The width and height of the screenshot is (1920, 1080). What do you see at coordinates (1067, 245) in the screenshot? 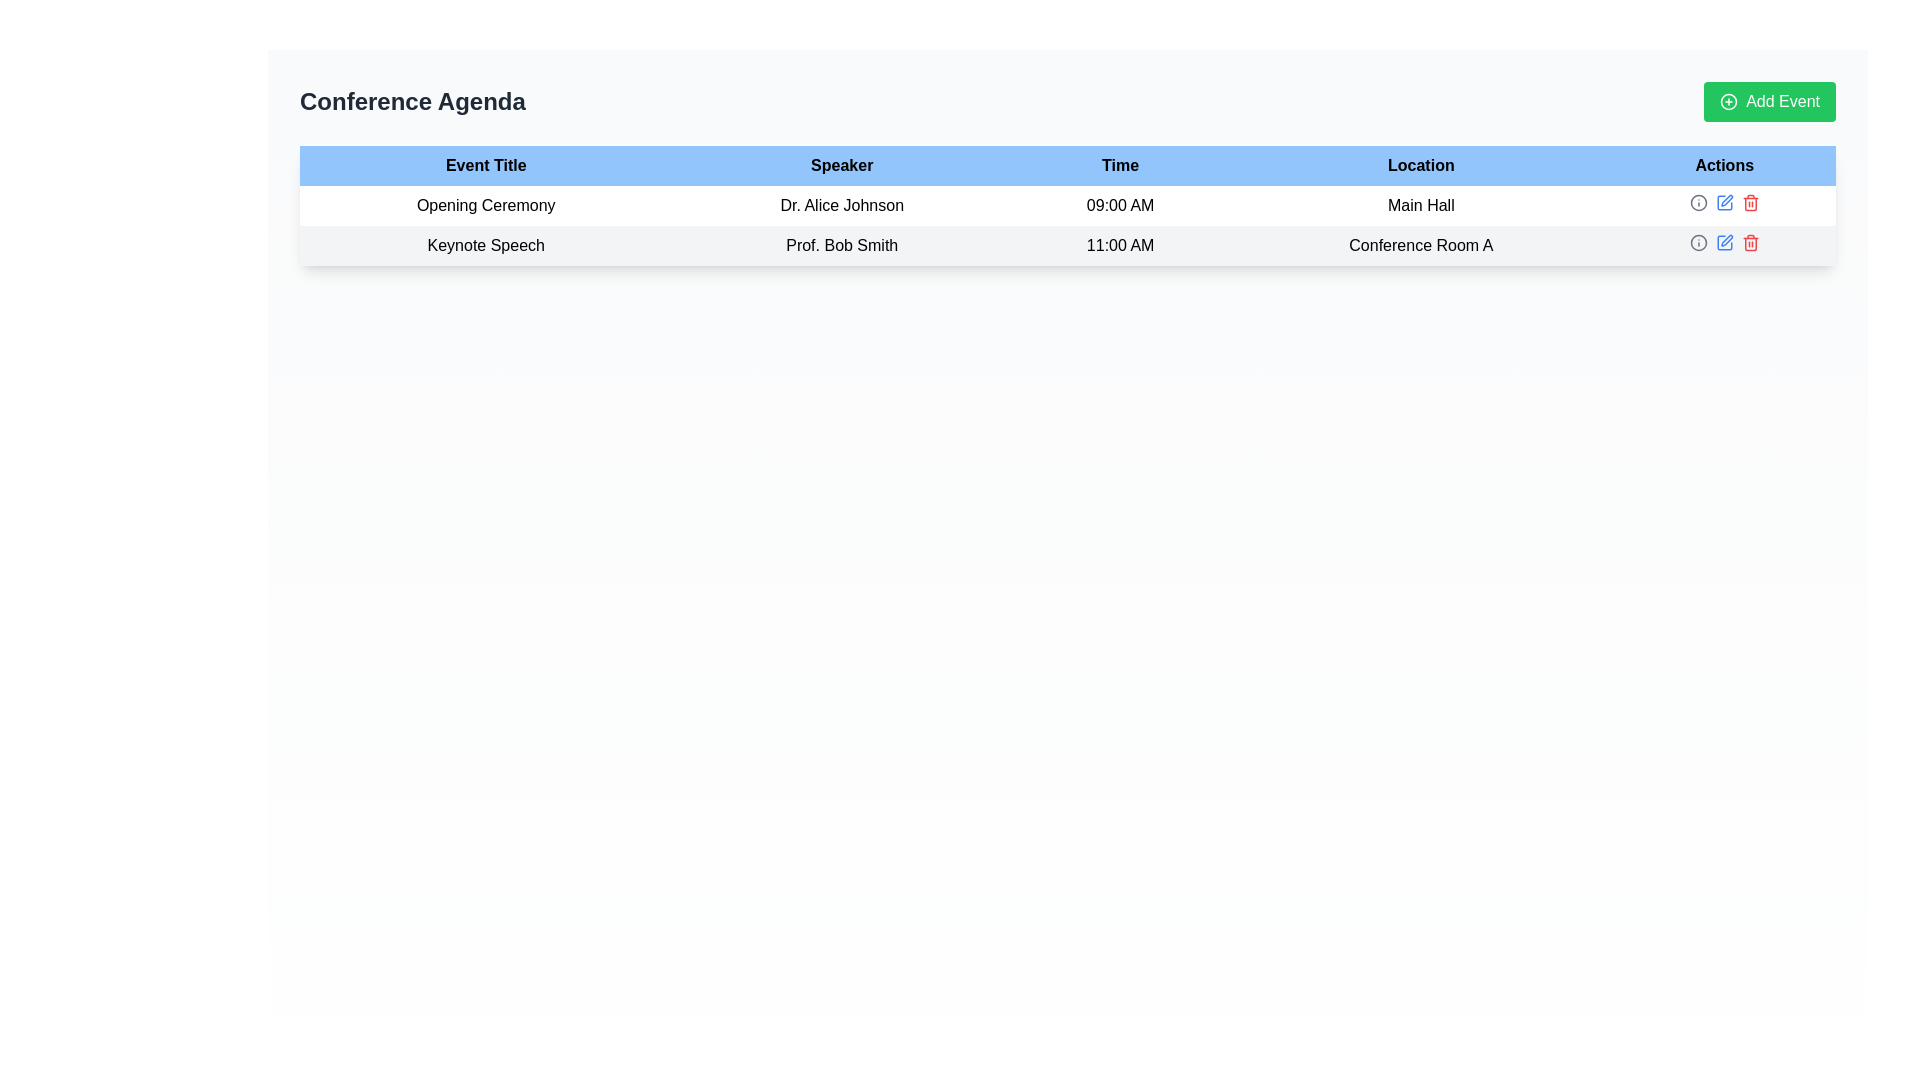
I see `on the table data row representing the session titled 'Keynote Speech' presented by 'Prof. Bob Smith' at '11:00 AM' in 'Conference Room A'` at bounding box center [1067, 245].